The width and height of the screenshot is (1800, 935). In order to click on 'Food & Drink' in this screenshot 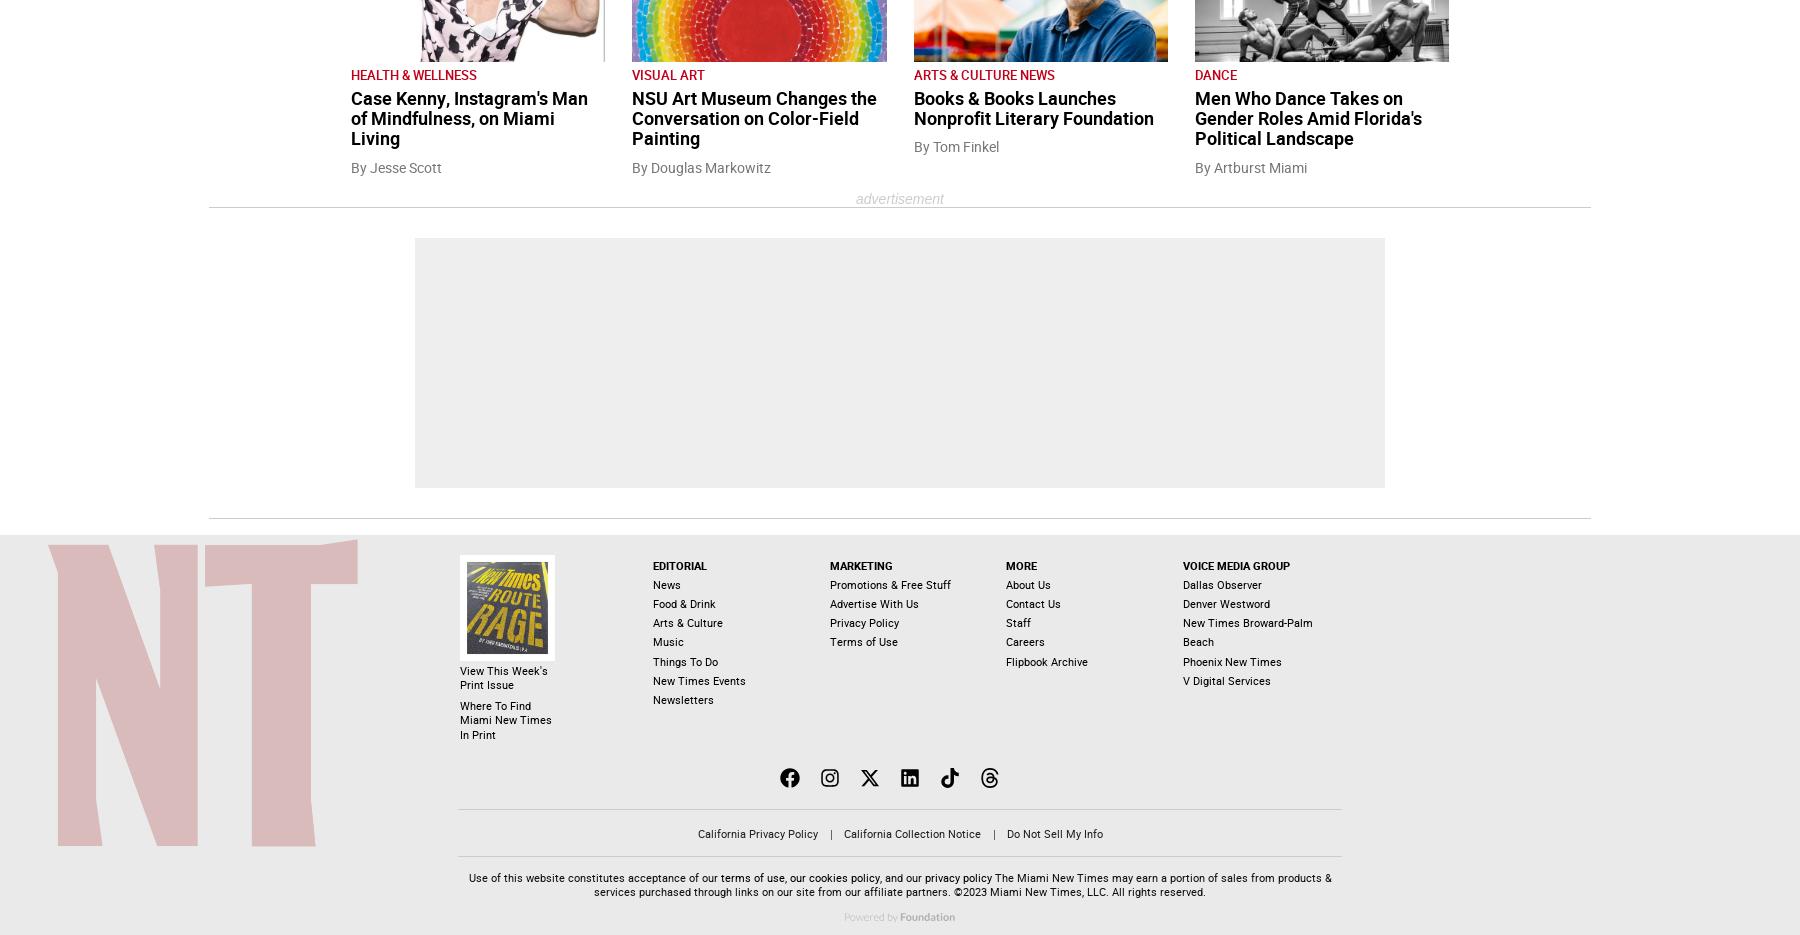, I will do `click(682, 601)`.